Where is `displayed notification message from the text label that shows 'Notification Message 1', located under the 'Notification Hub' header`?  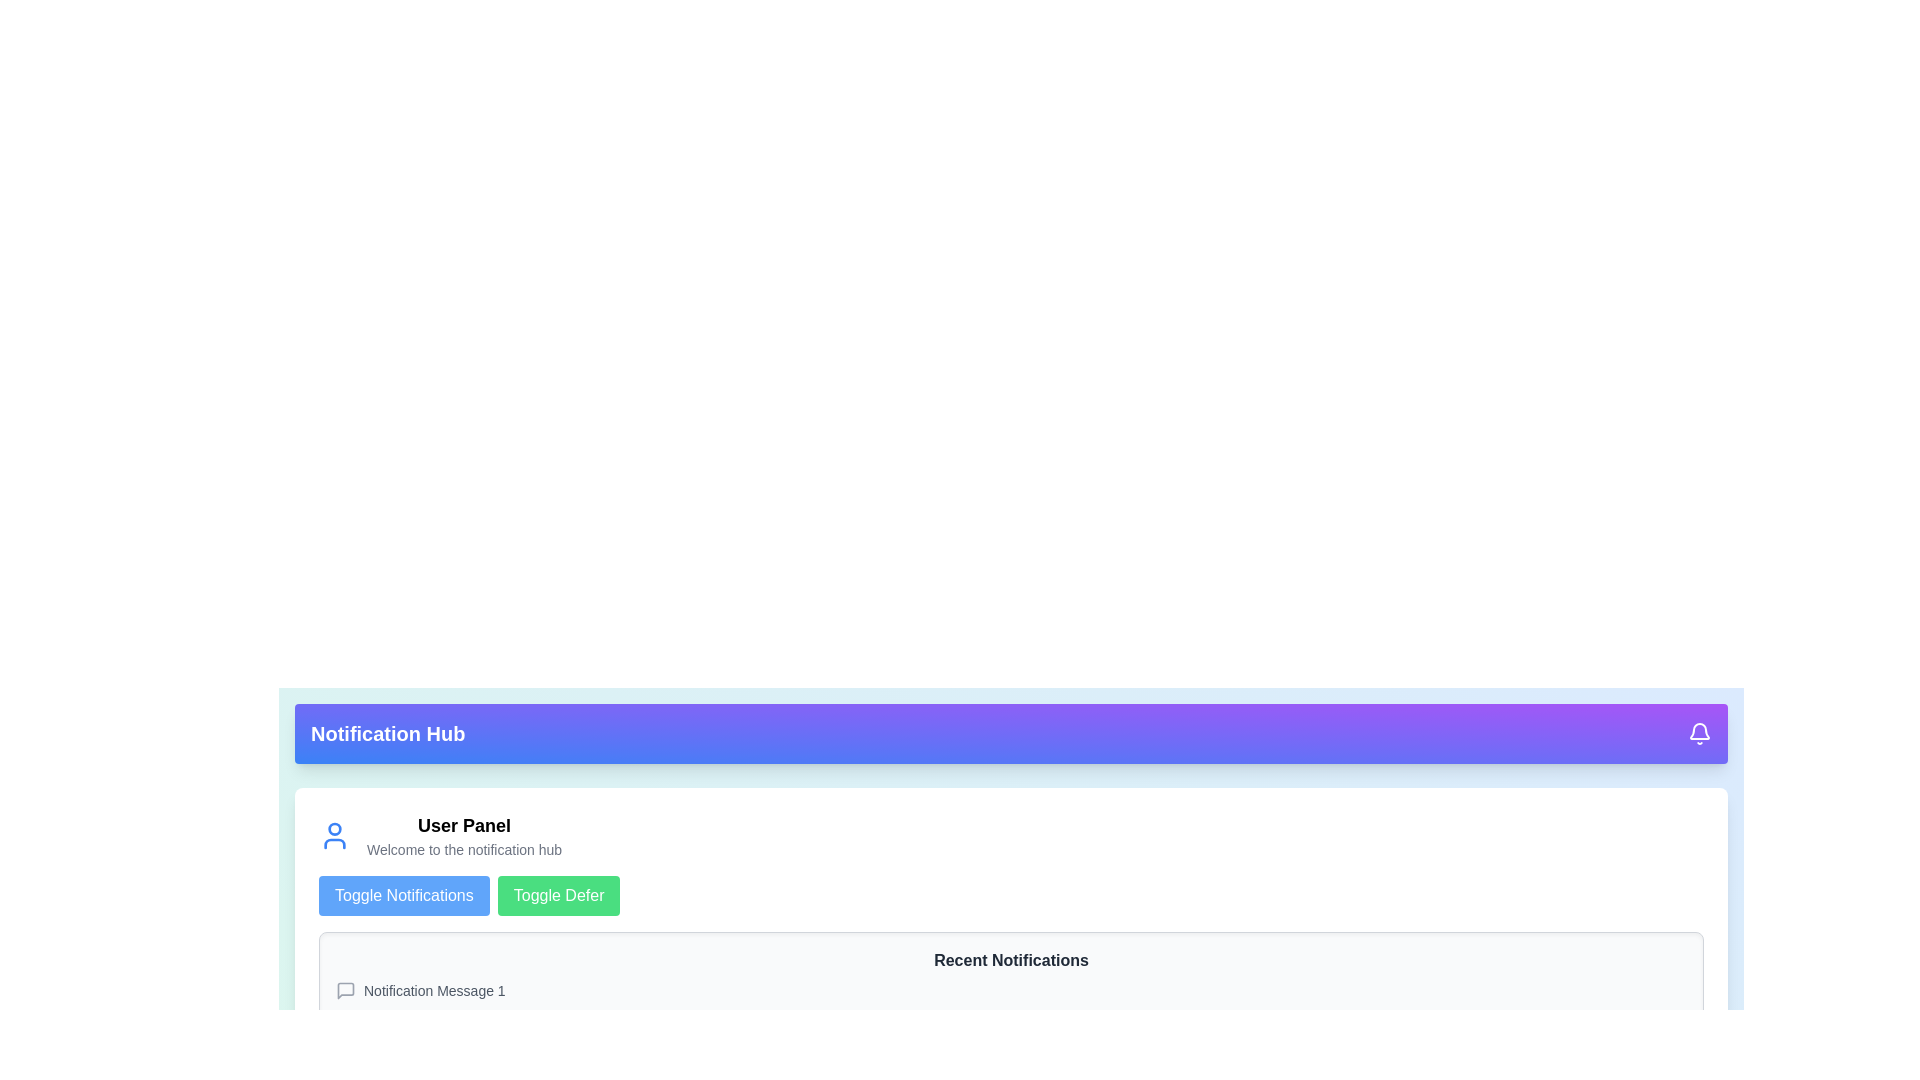
displayed notification message from the text label that shows 'Notification Message 1', located under the 'Notification Hub' header is located at coordinates (433, 991).